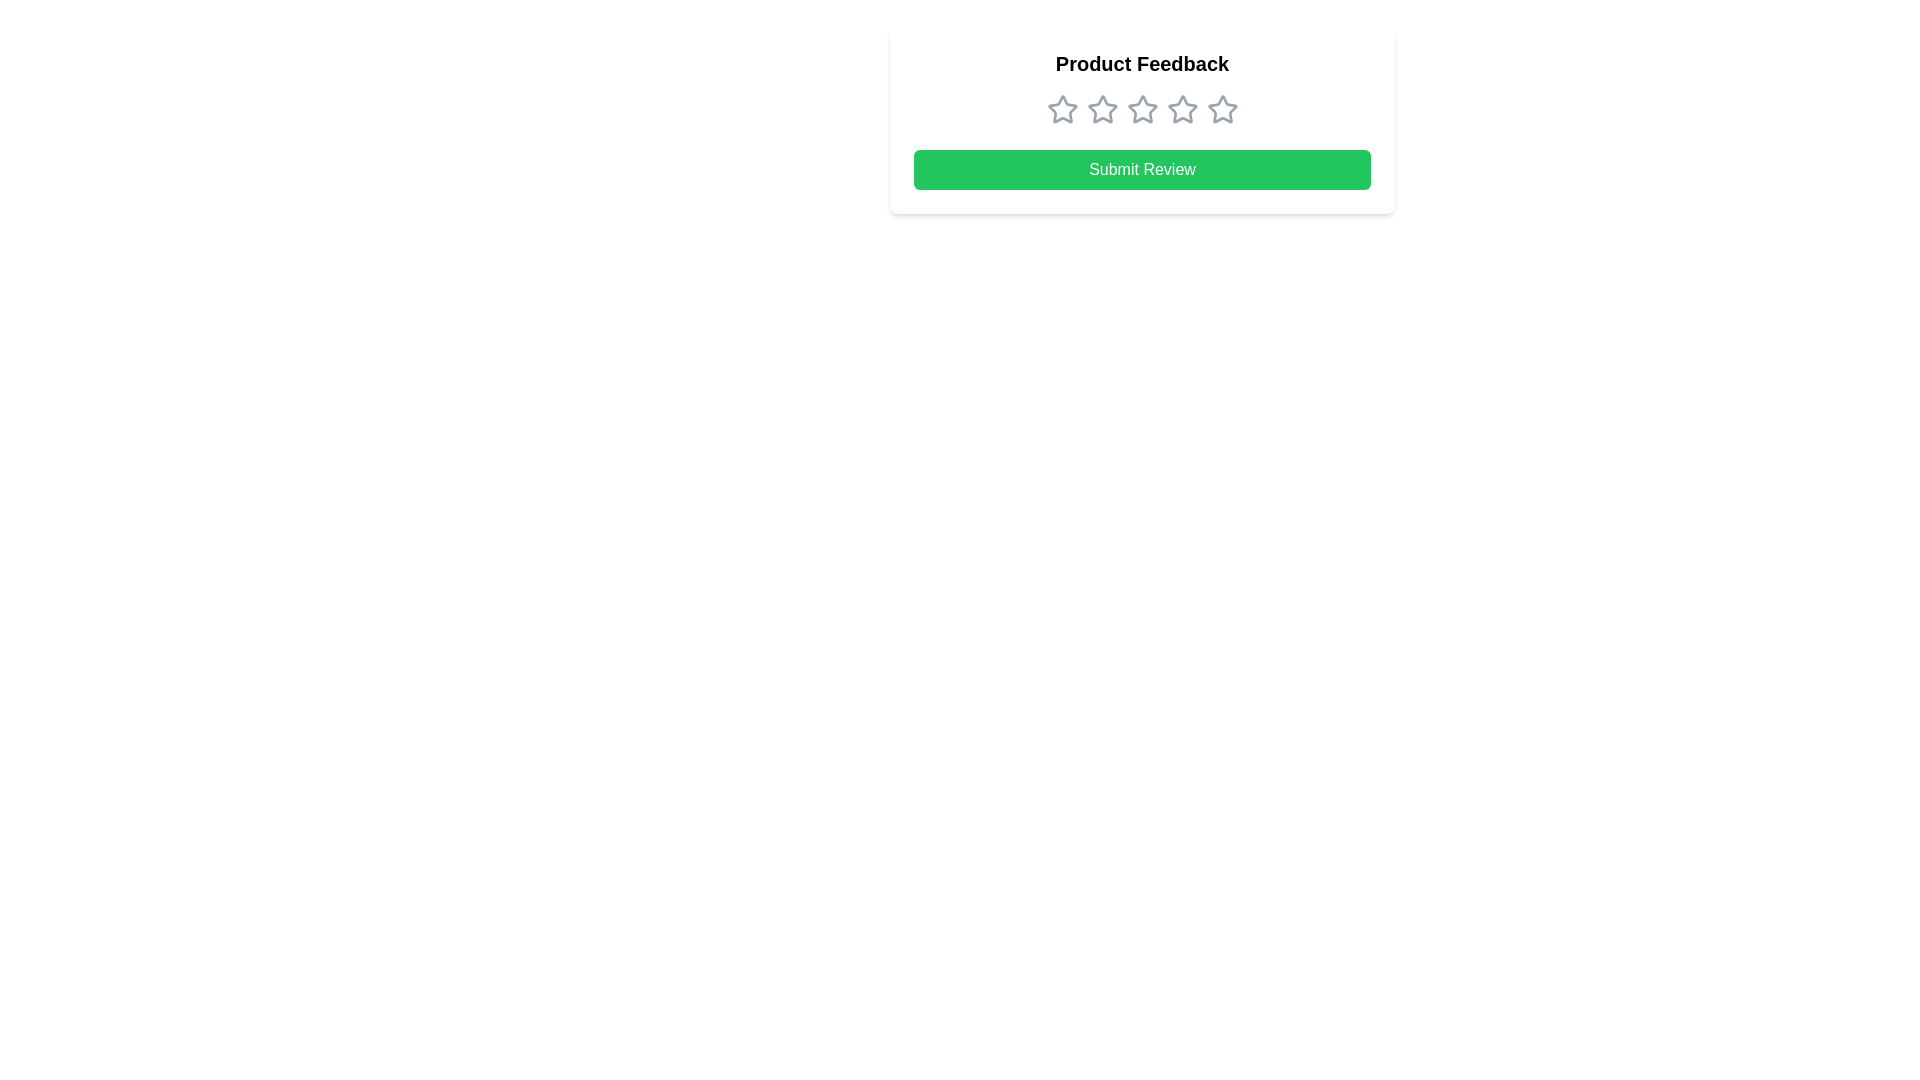 The image size is (1920, 1080). Describe the element at coordinates (1061, 109) in the screenshot. I see `the first unselected star icon in the rating selection component, located below 'Product Feedback'` at that location.